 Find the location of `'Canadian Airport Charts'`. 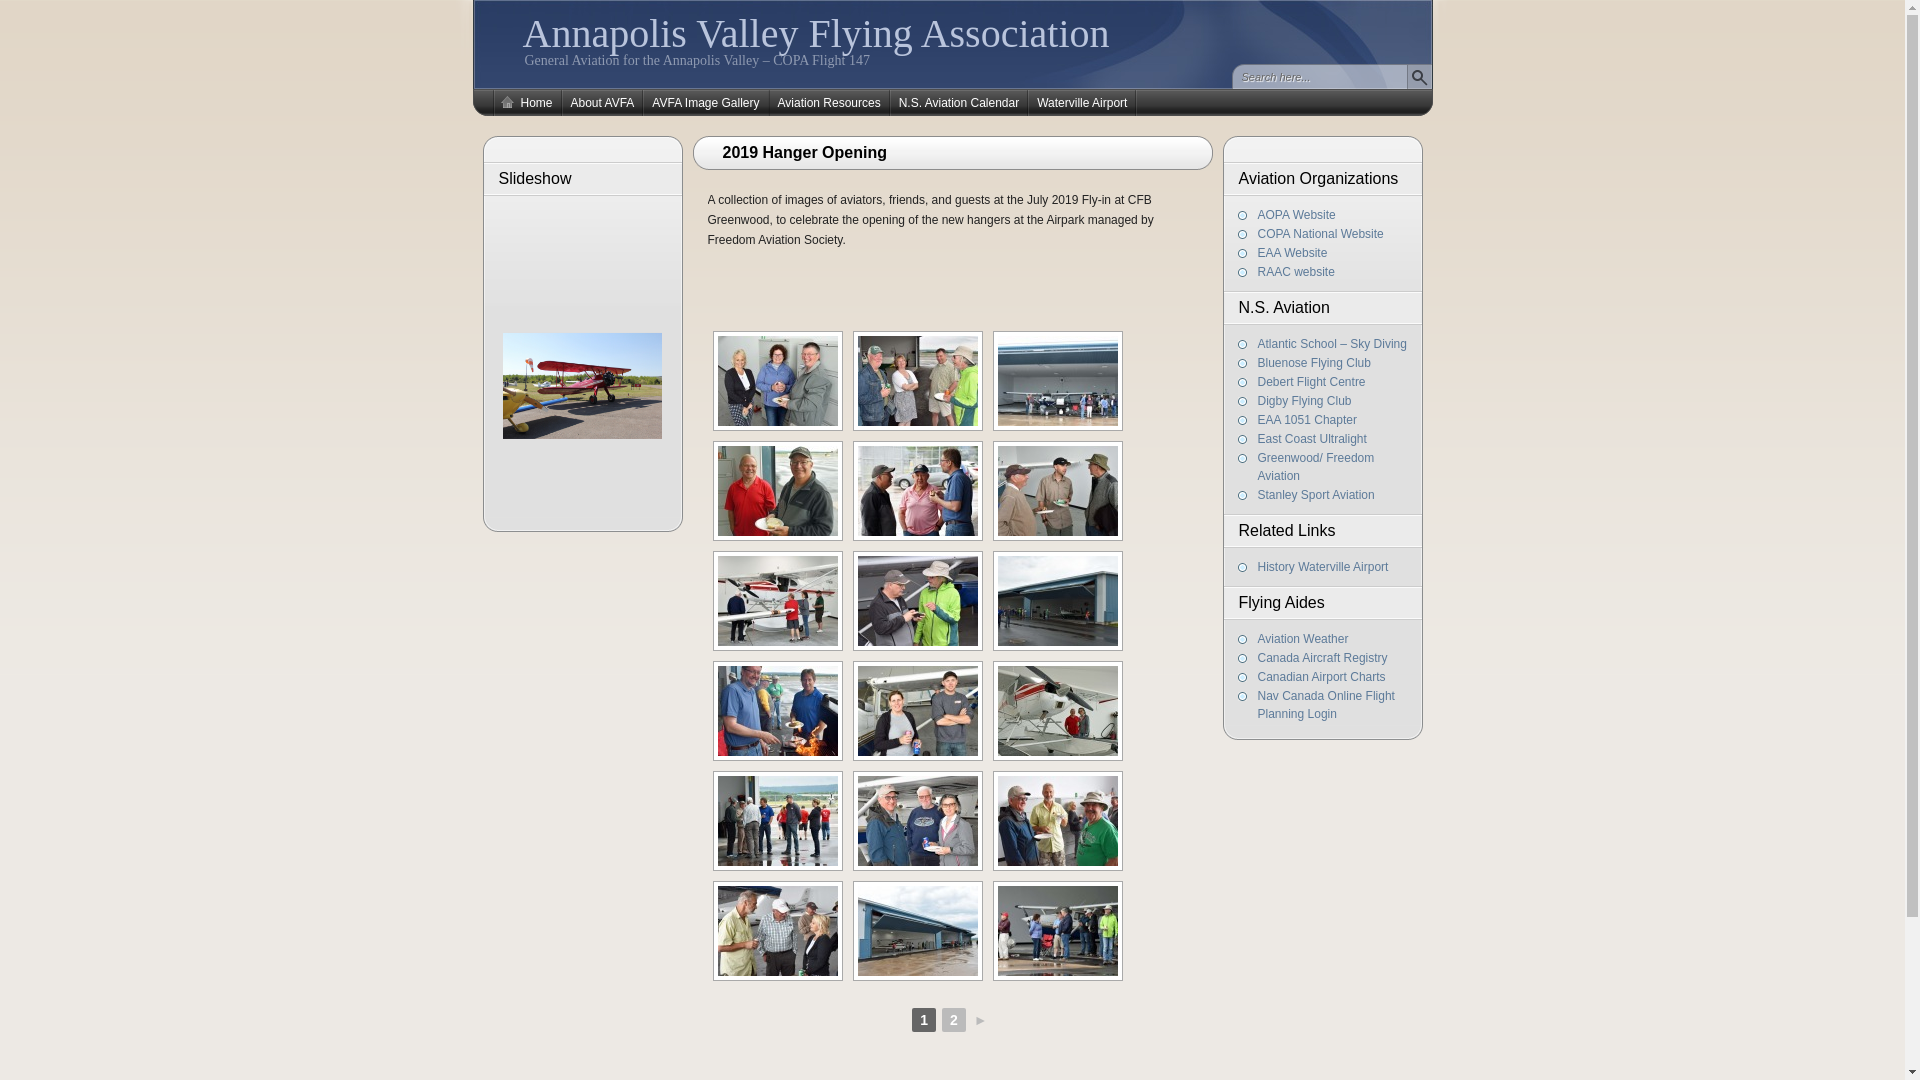

'Canadian Airport Charts' is located at coordinates (1256, 676).